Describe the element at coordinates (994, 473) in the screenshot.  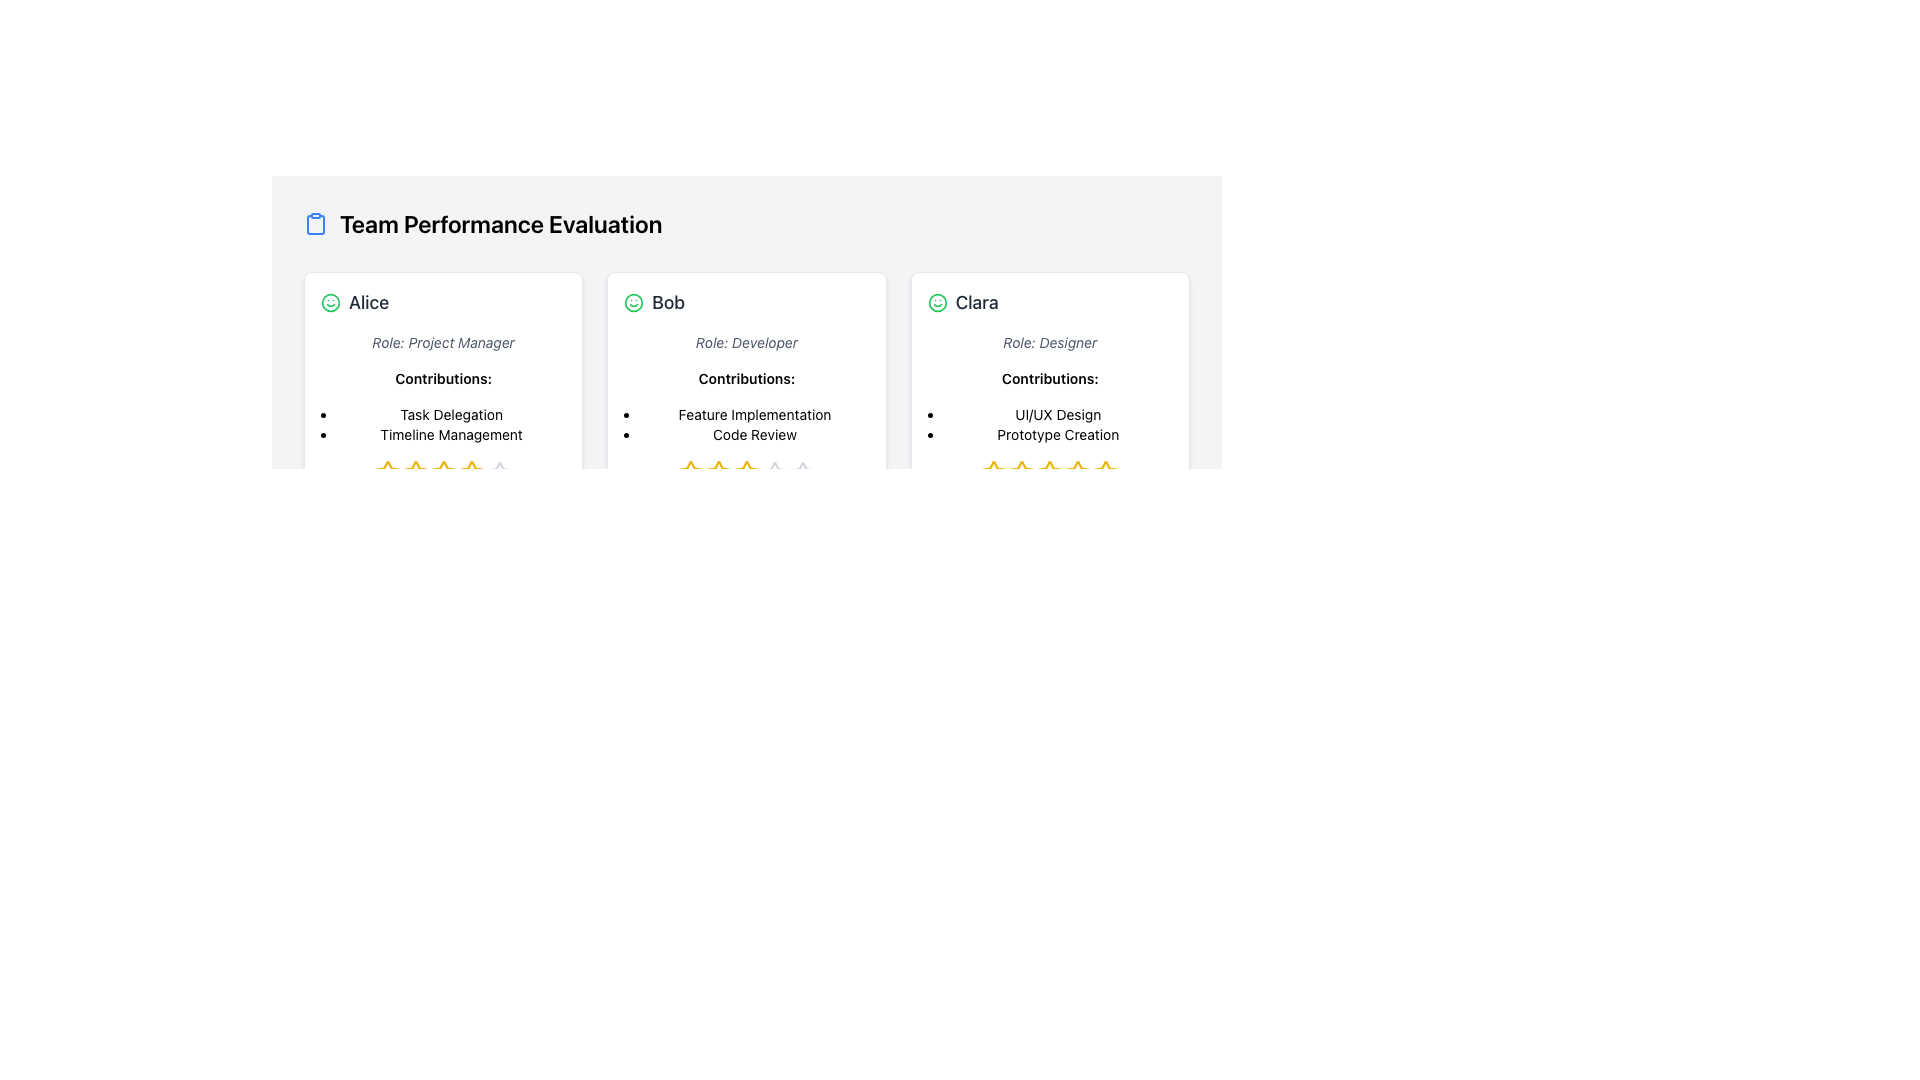
I see `the first yellow star-shaped rating icon located at the bottom of the card under the 'Clara: Role - Designer' section` at that location.